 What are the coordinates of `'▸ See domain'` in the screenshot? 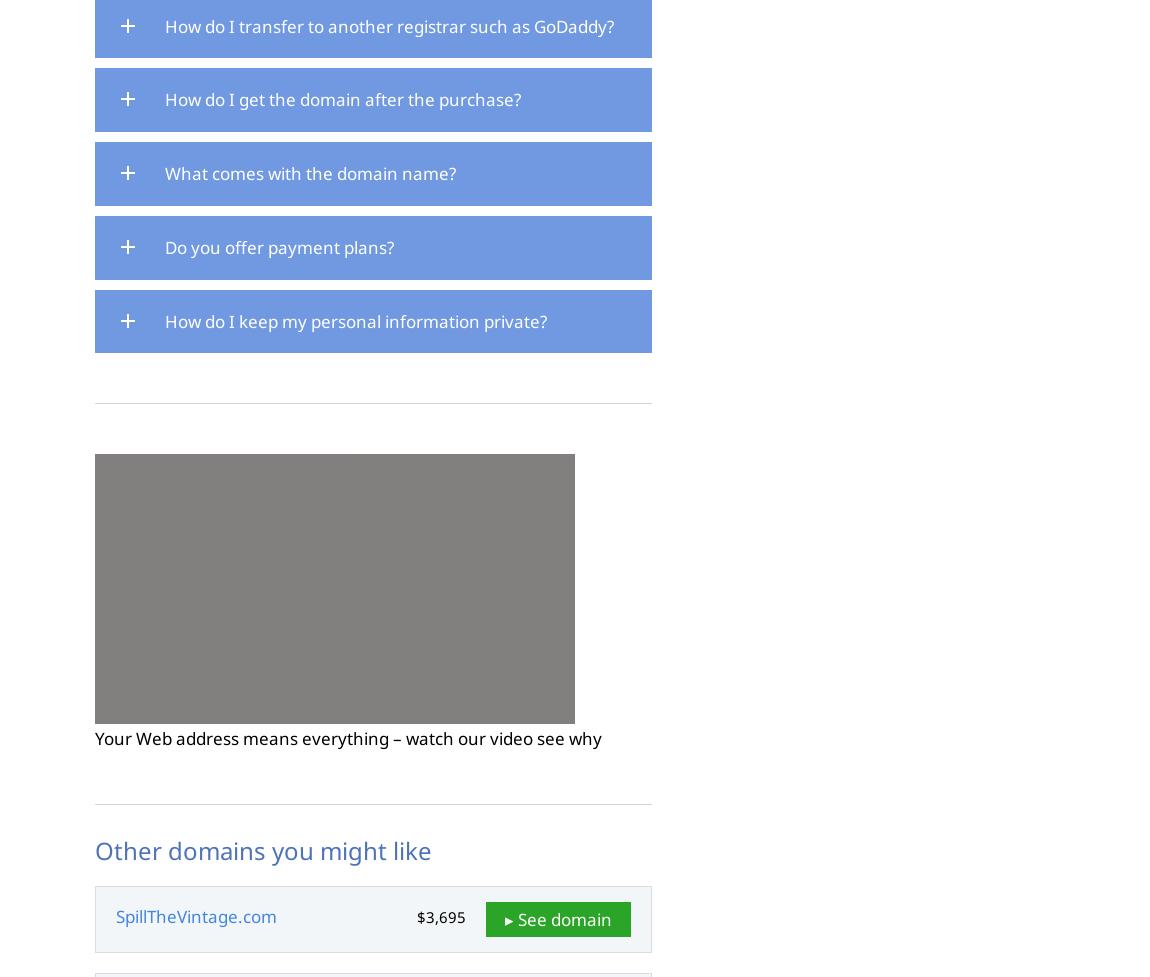 It's located at (558, 917).